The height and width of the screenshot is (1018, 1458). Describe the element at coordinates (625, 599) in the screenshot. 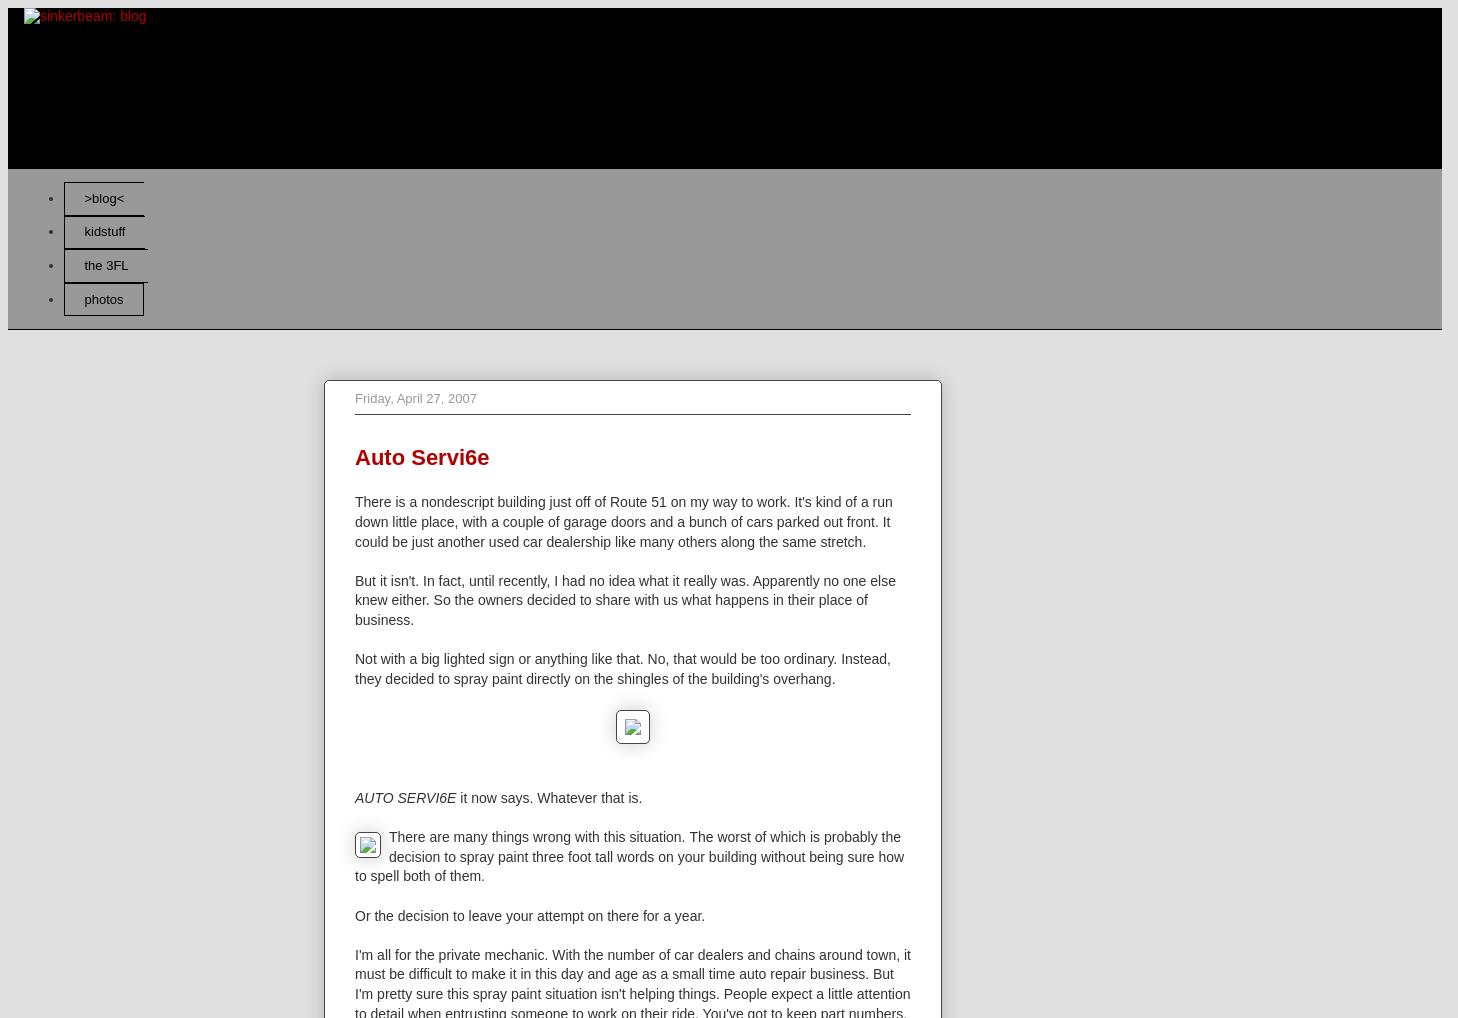

I see `'But it isn't. In fact, until recently, I had no idea what it really was. Apparently no one else knew either. So the owners decided to share with us what happens in their place of business.'` at that location.